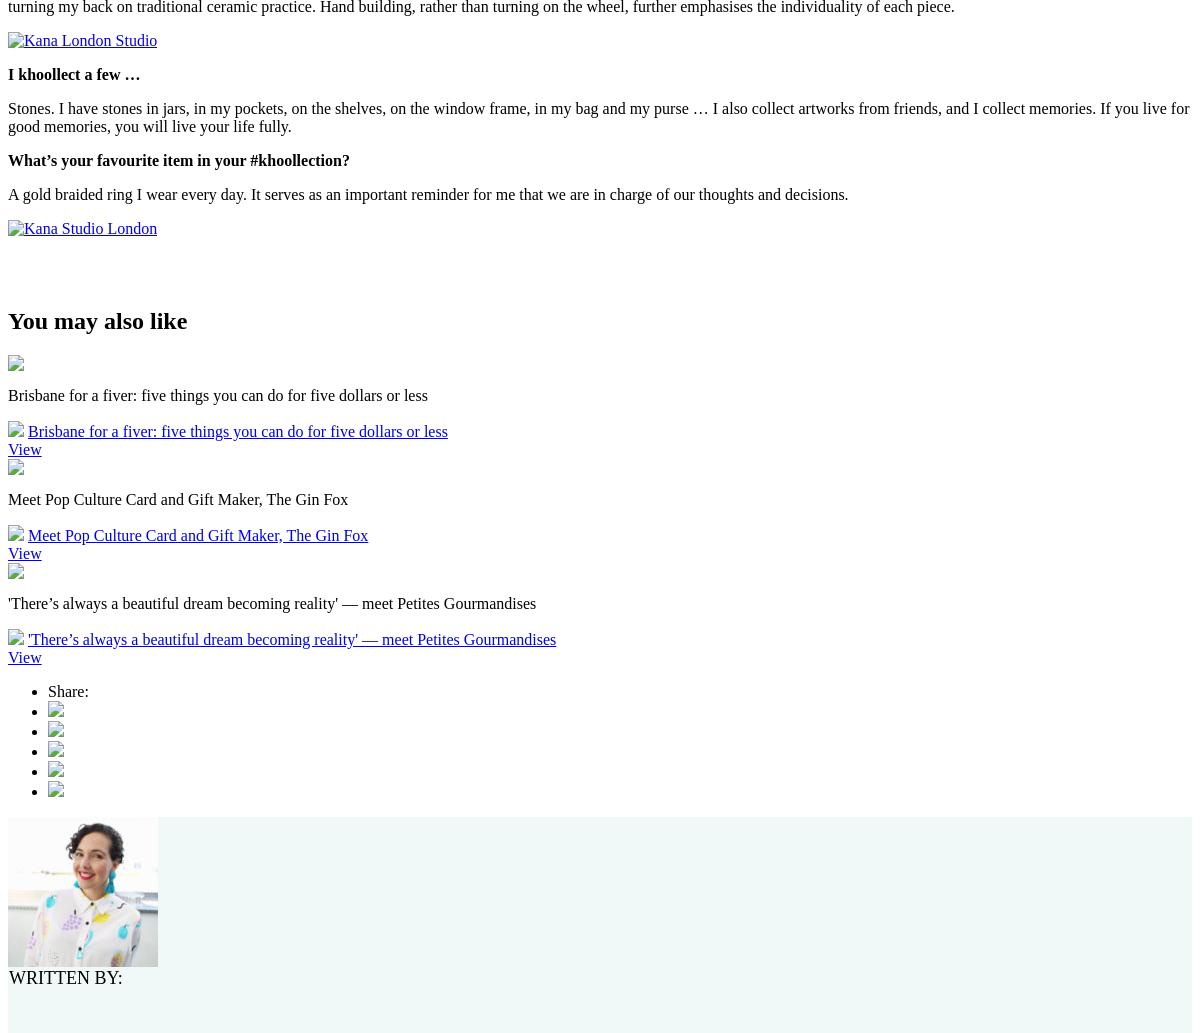  Describe the element at coordinates (177, 159) in the screenshot. I see `'What’s your favourite item in your #khoollection?'` at that location.